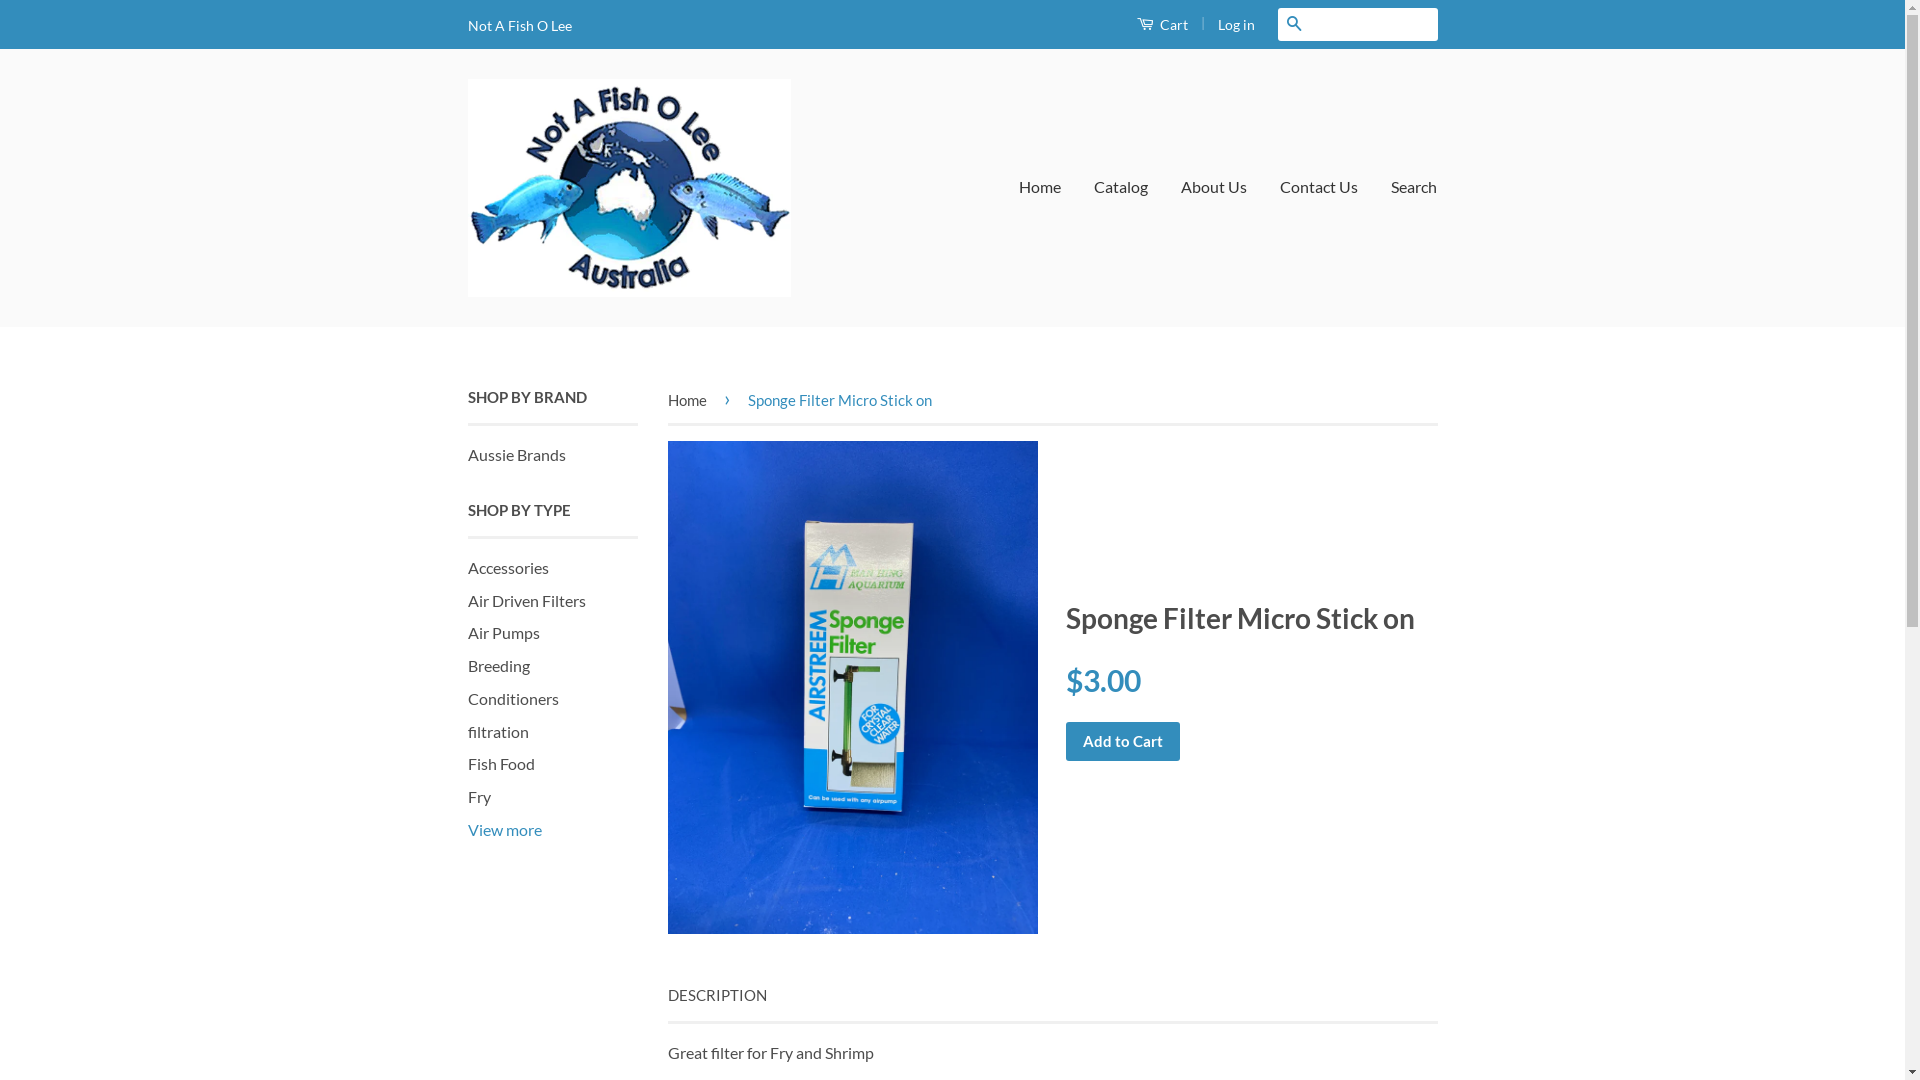 This screenshot has height=1080, width=1920. I want to click on 'Aussie Brands', so click(517, 454).